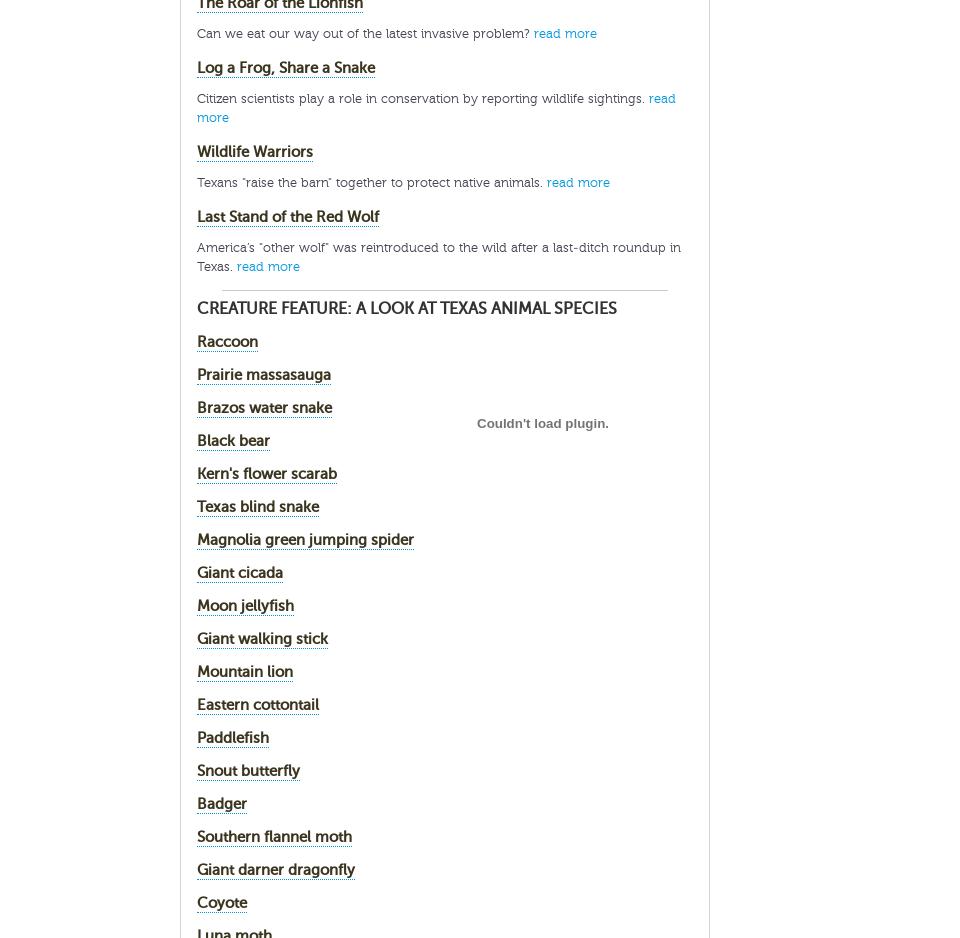 This screenshot has width=960, height=938. Describe the element at coordinates (439, 256) in the screenshot. I see `'America’s "other wolf" was reintroduced to the wild after a last-ditch roundup in Texas.'` at that location.